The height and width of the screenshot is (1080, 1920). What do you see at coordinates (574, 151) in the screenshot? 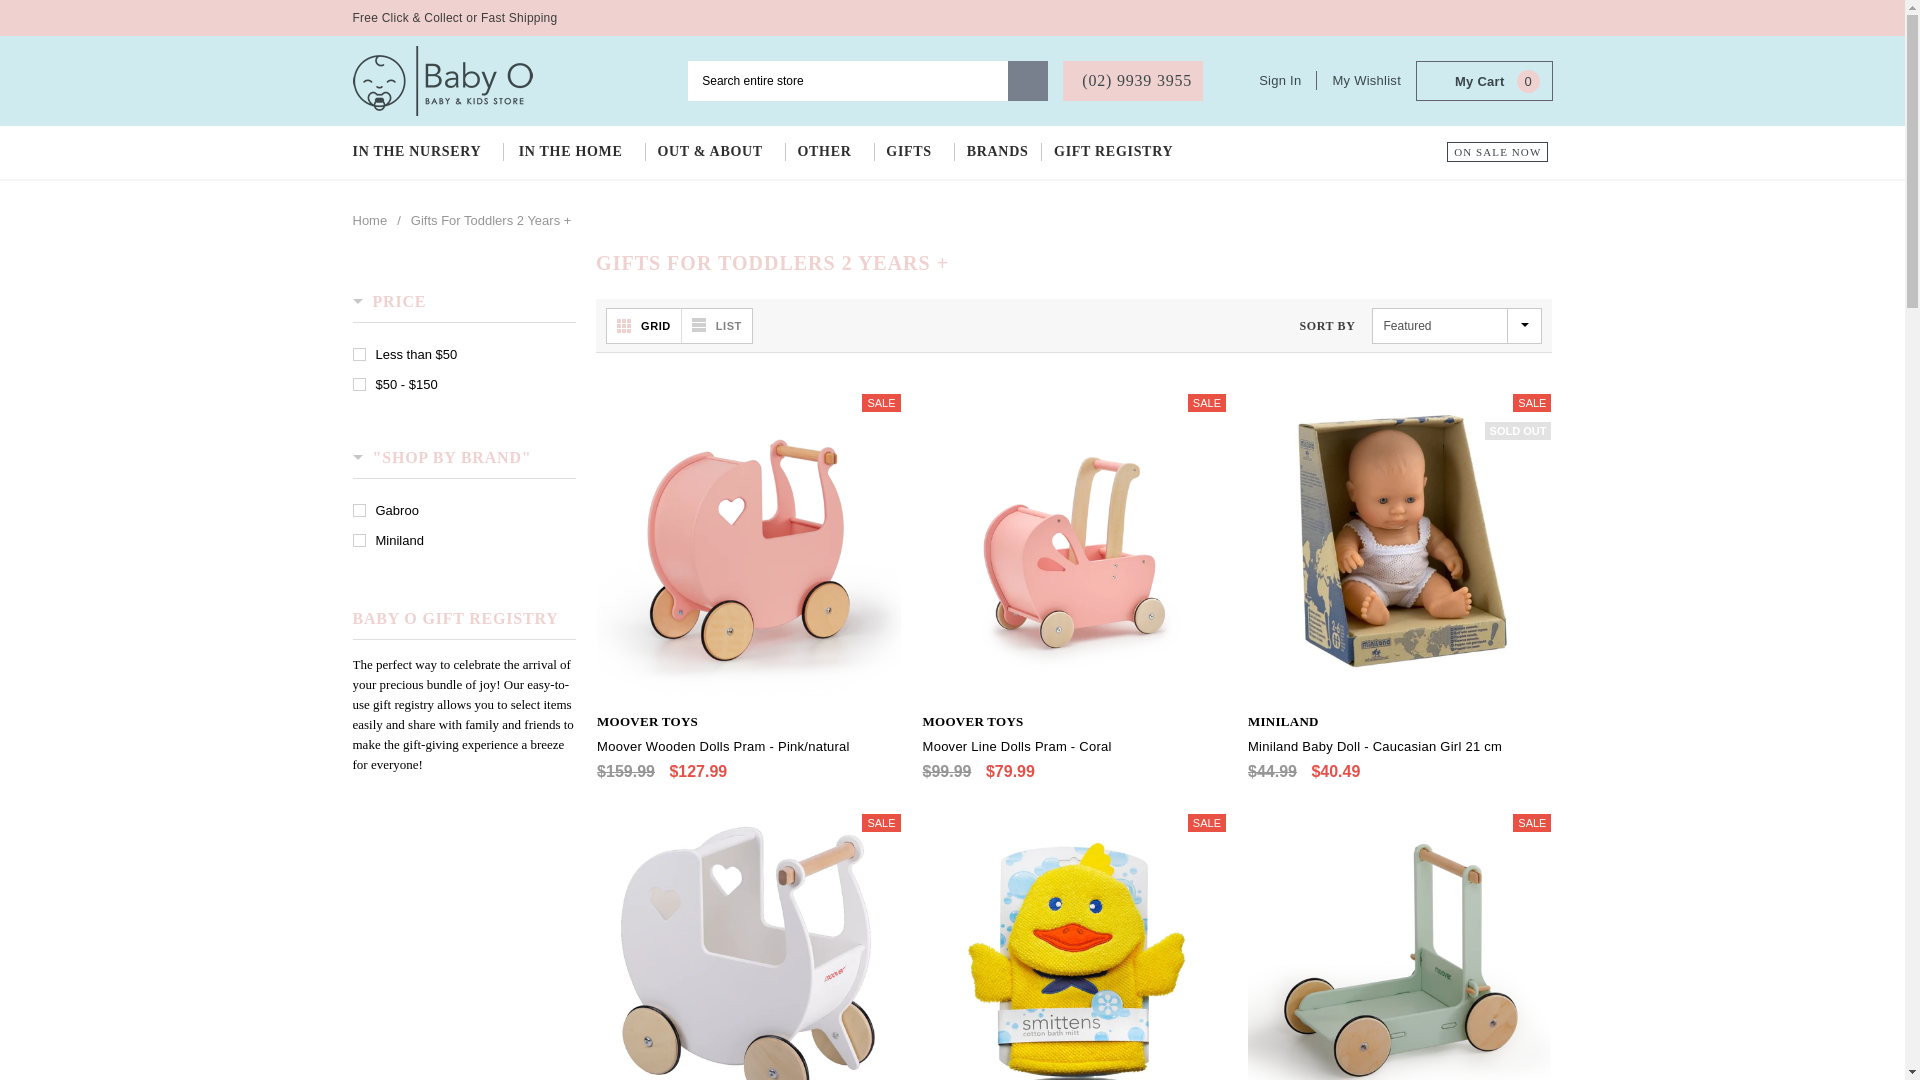
I see `'IN THE HOME'` at bounding box center [574, 151].